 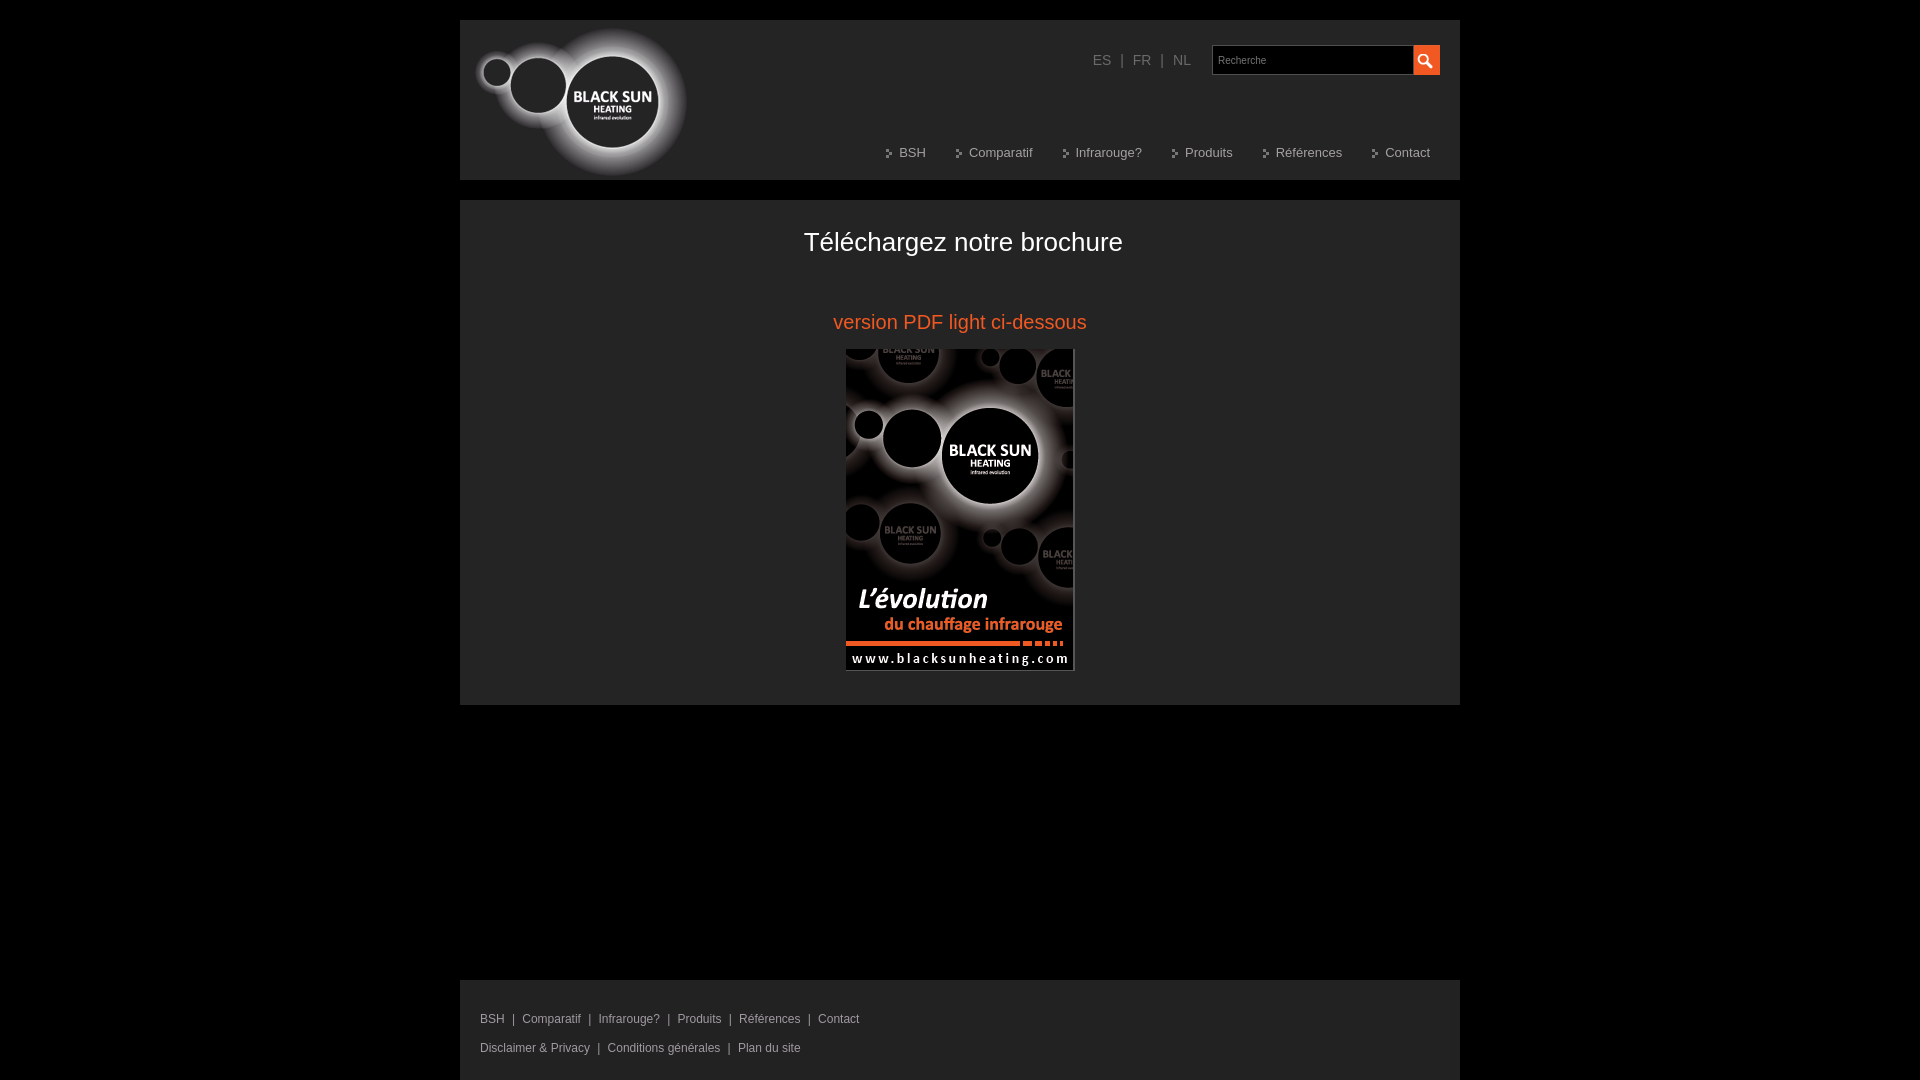 I want to click on 'FR', so click(x=1142, y=59).